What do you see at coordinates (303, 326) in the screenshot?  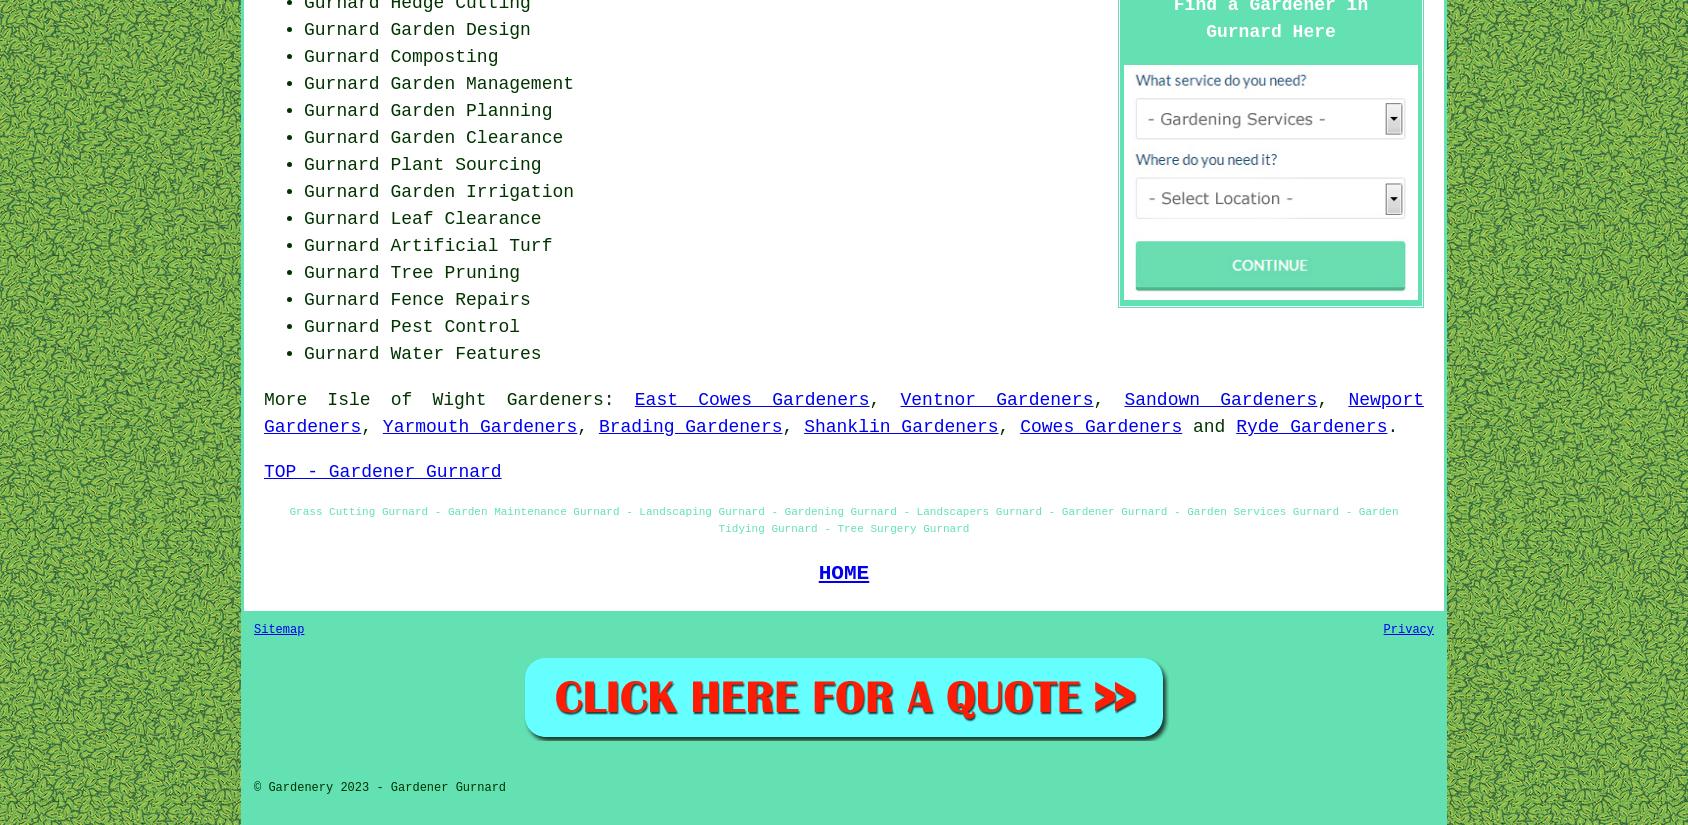 I see `'Gurnard'` at bounding box center [303, 326].